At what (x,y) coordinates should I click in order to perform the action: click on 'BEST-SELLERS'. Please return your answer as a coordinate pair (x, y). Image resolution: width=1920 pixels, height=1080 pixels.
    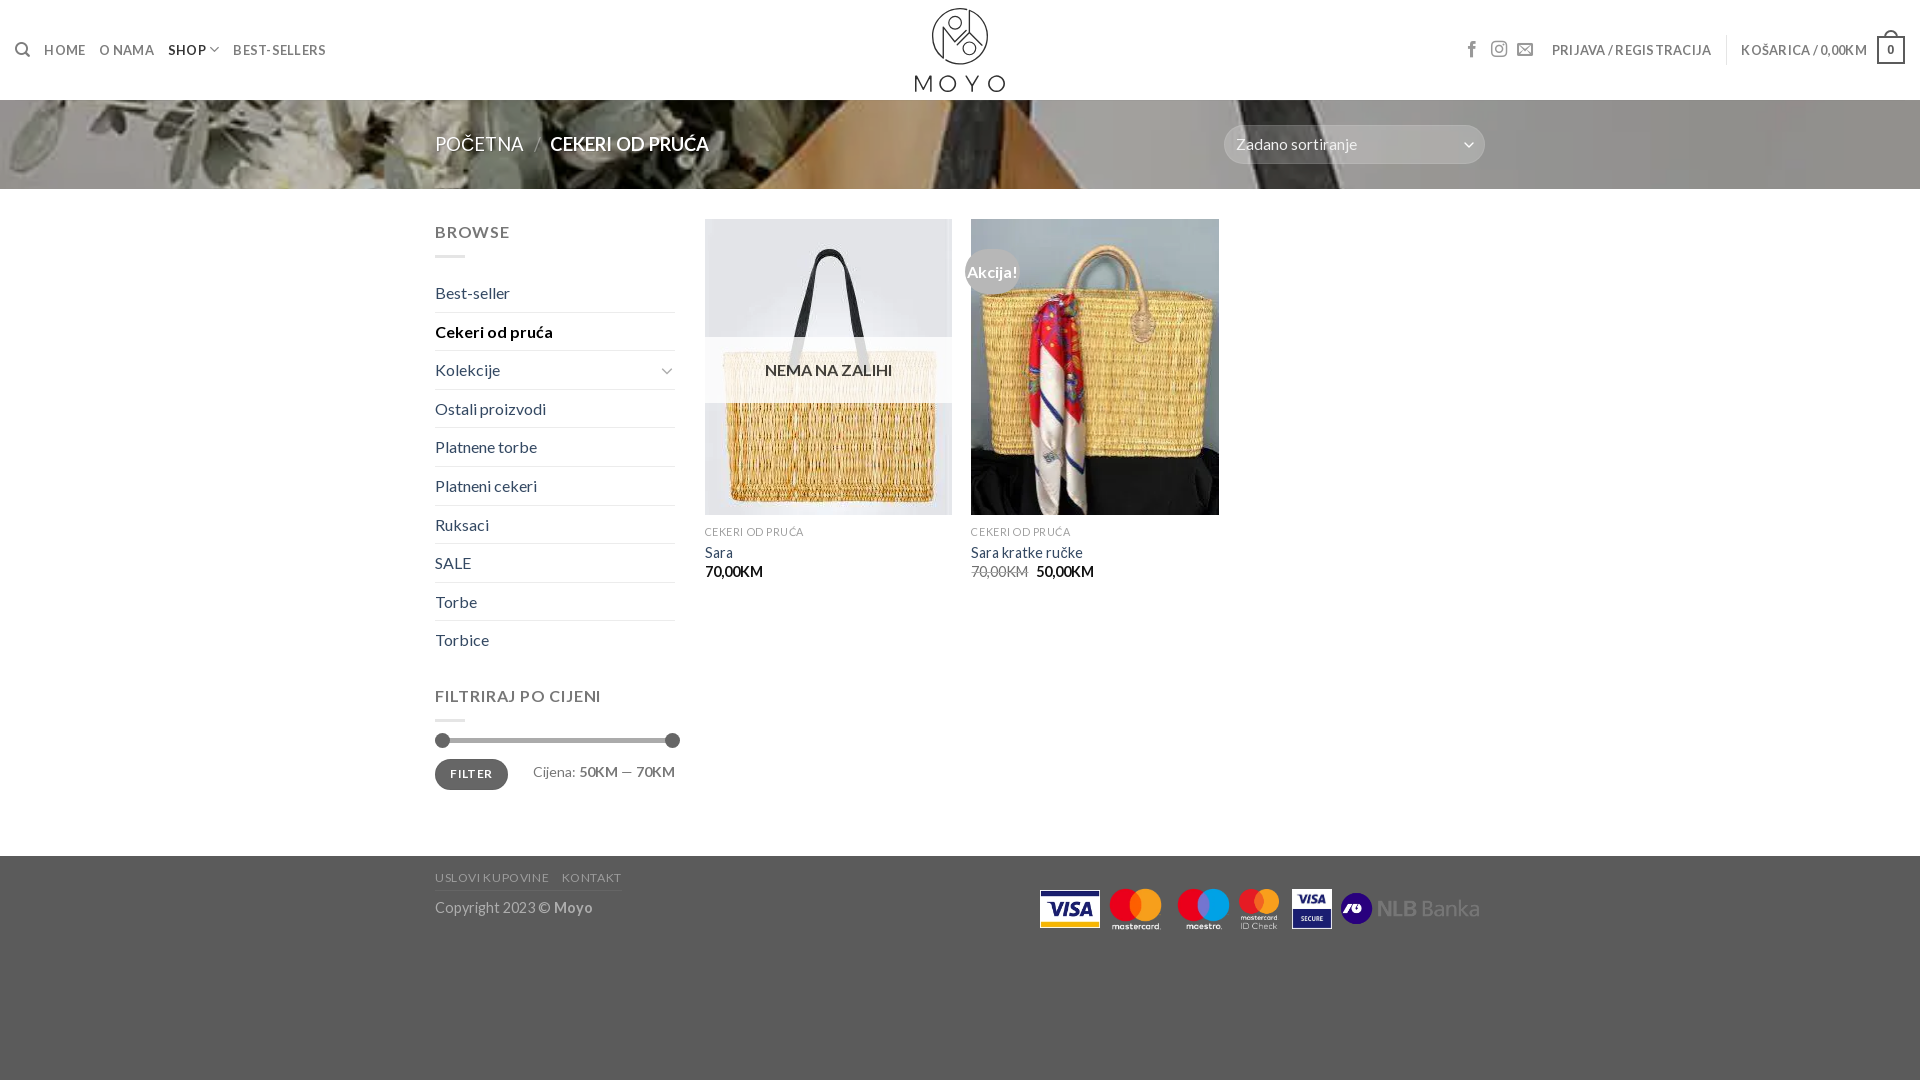
    Looking at the image, I should click on (233, 49).